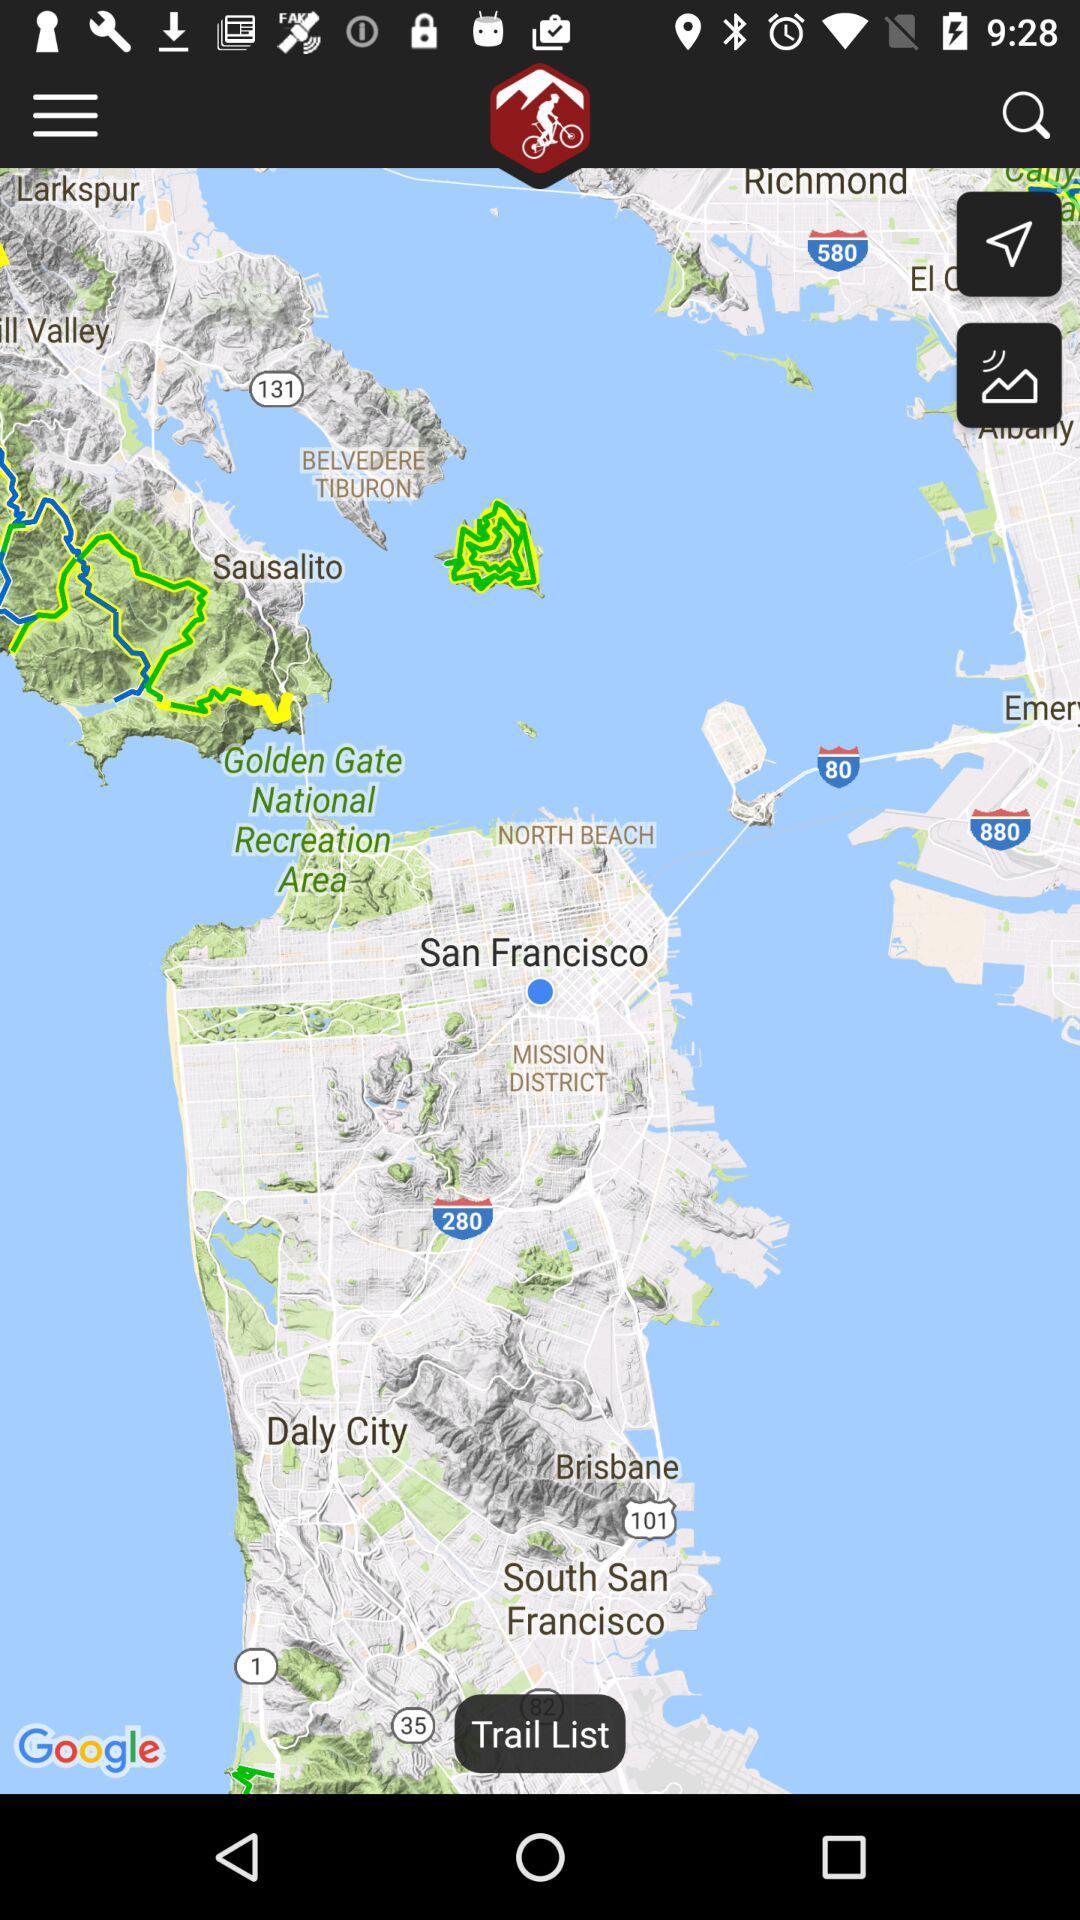 The width and height of the screenshot is (1080, 1920). What do you see at coordinates (1026, 114) in the screenshot?
I see `magnify` at bounding box center [1026, 114].